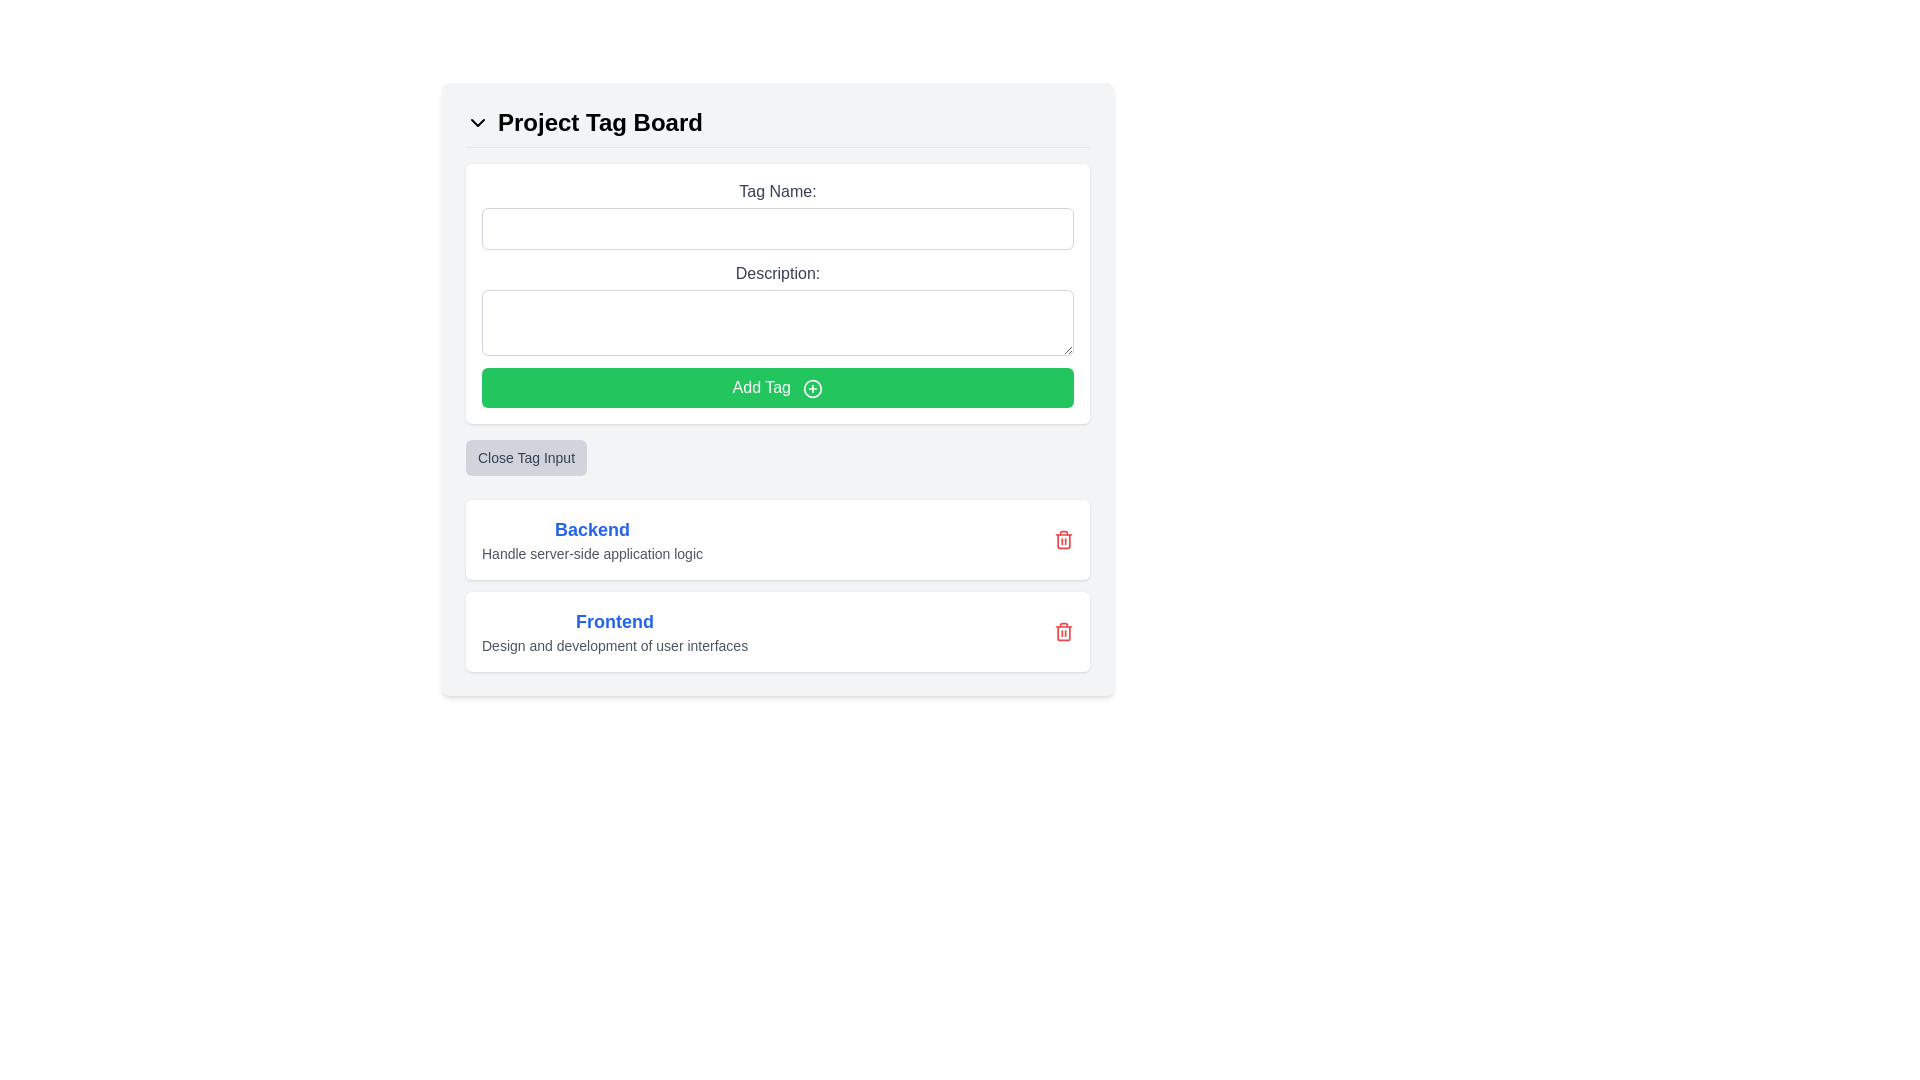 Image resolution: width=1920 pixels, height=1080 pixels. I want to click on the toggle icon for the 'Project Tag Board' section, so click(477, 123).